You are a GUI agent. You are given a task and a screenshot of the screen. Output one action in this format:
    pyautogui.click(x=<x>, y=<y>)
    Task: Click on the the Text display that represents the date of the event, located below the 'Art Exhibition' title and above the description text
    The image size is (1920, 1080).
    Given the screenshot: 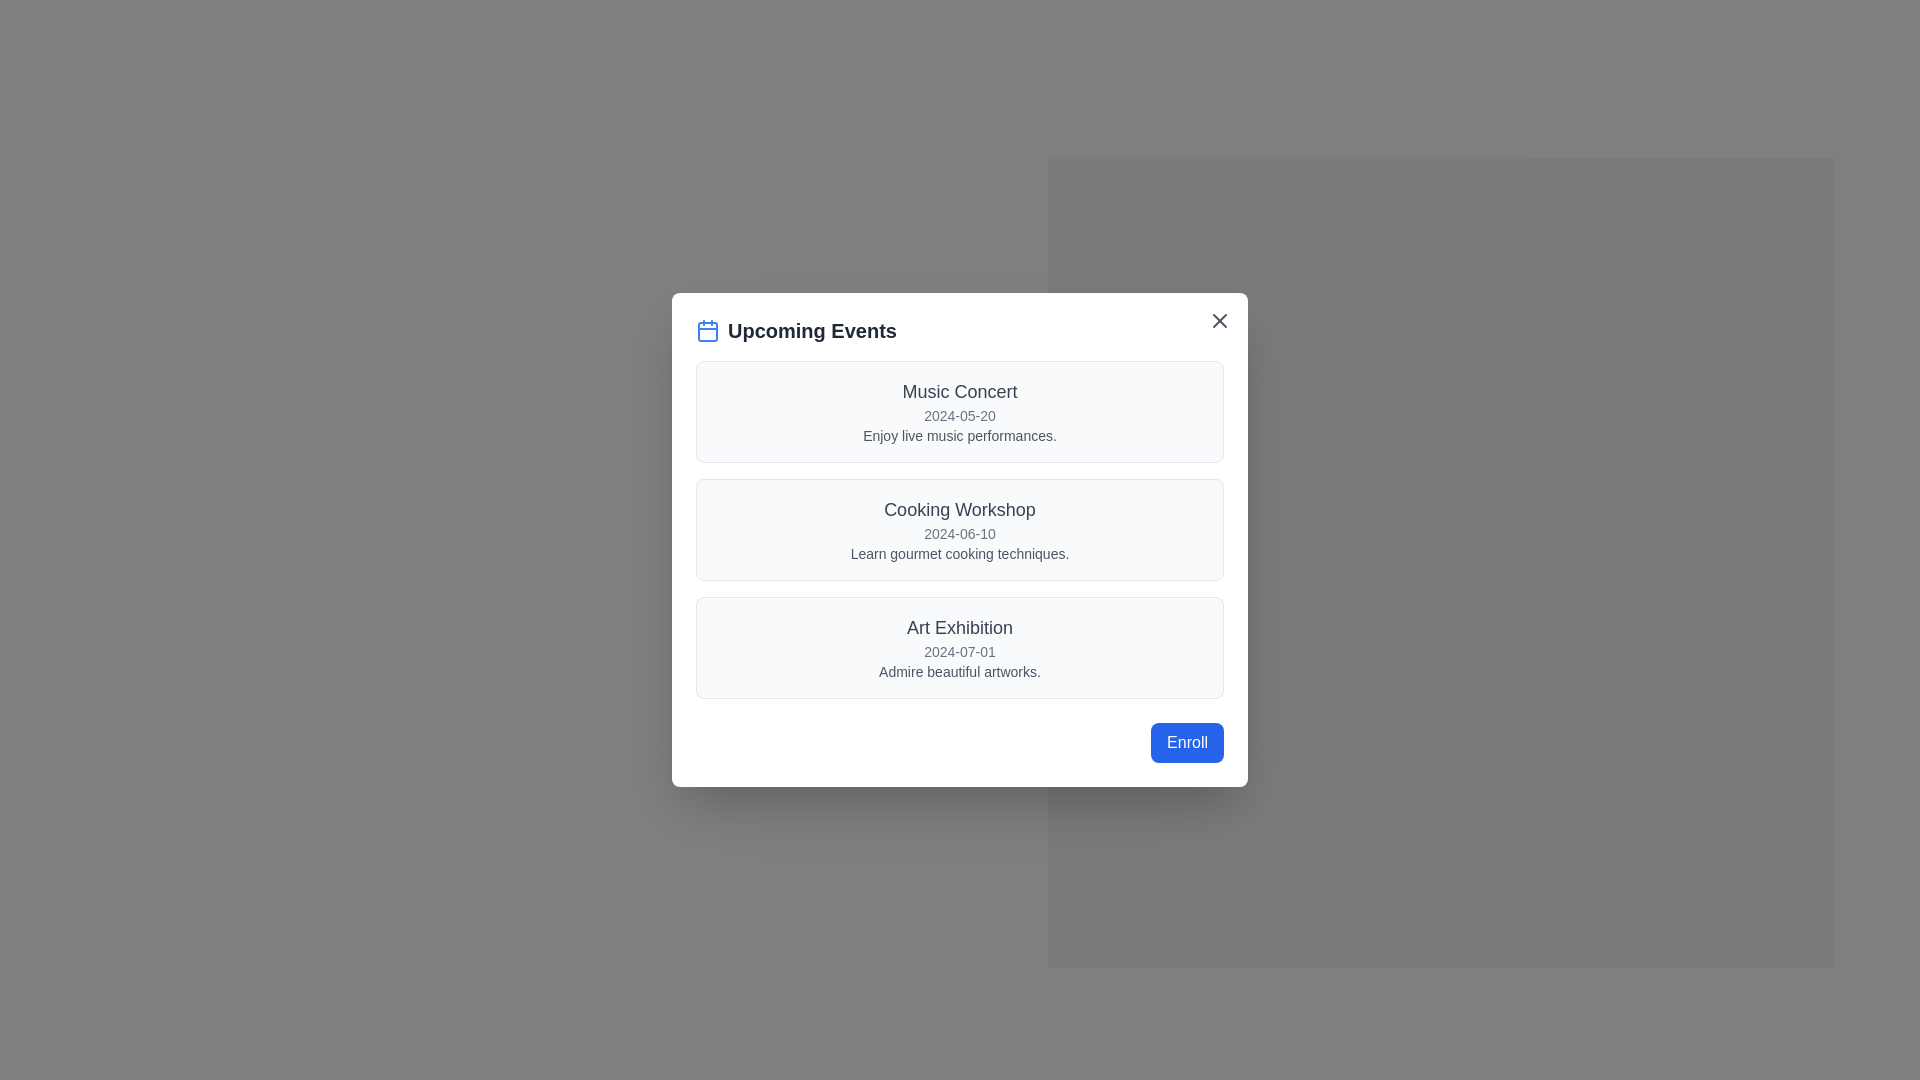 What is the action you would take?
    pyautogui.click(x=960, y=651)
    